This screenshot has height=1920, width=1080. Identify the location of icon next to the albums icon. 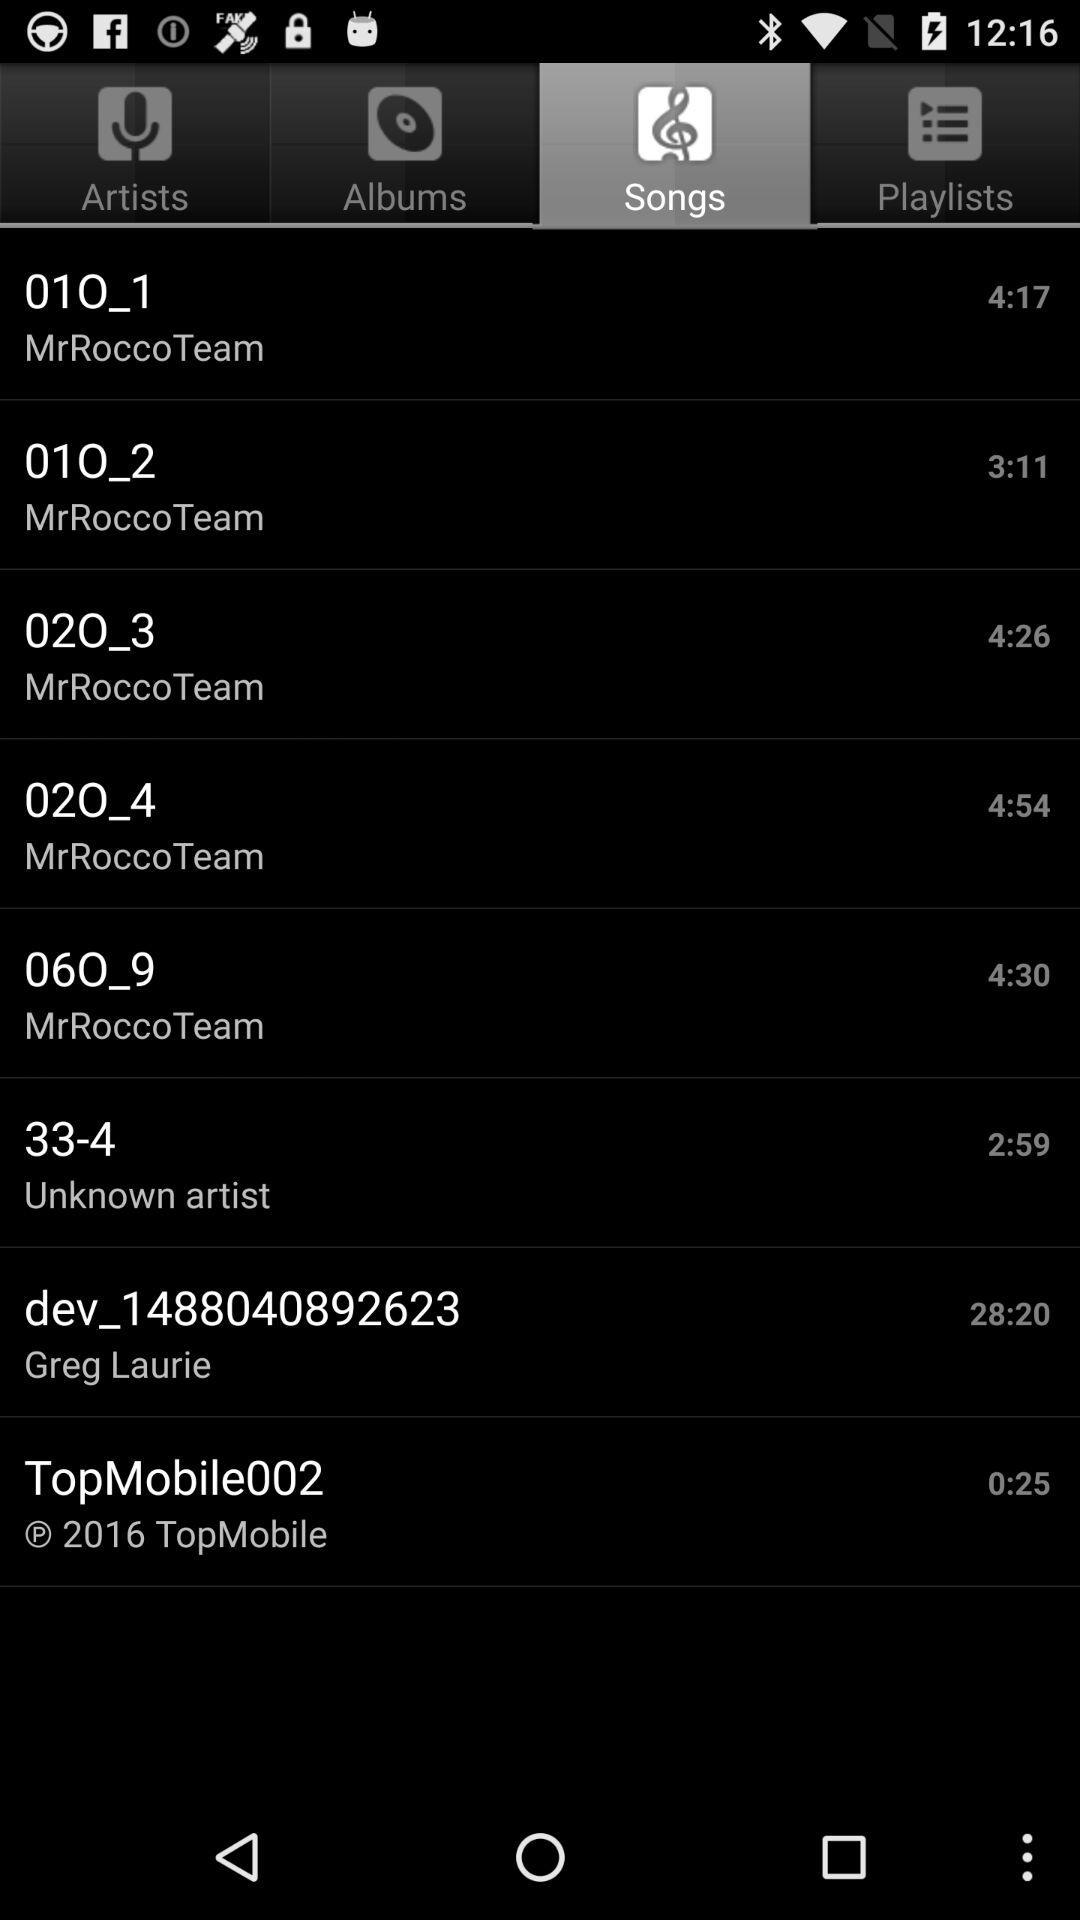
(941, 146).